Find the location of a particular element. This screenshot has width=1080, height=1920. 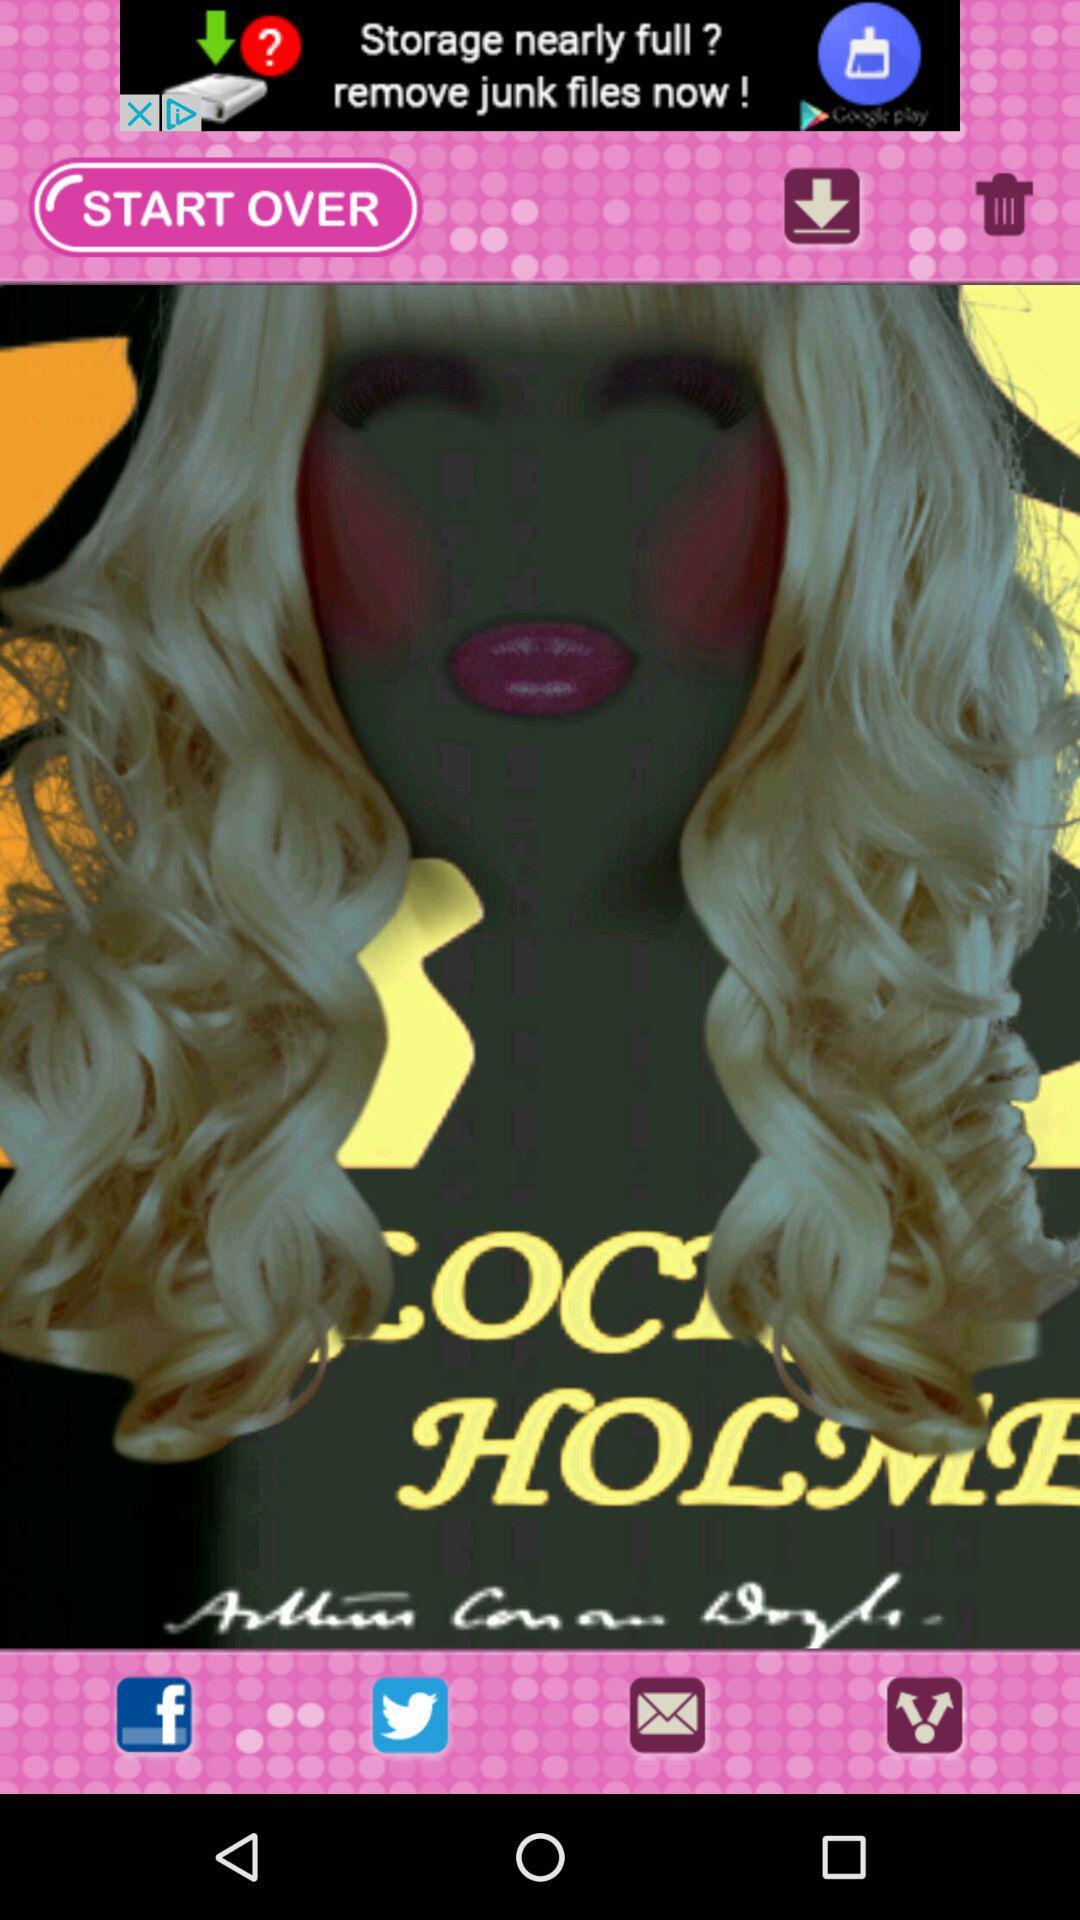

download photo is located at coordinates (821, 212).